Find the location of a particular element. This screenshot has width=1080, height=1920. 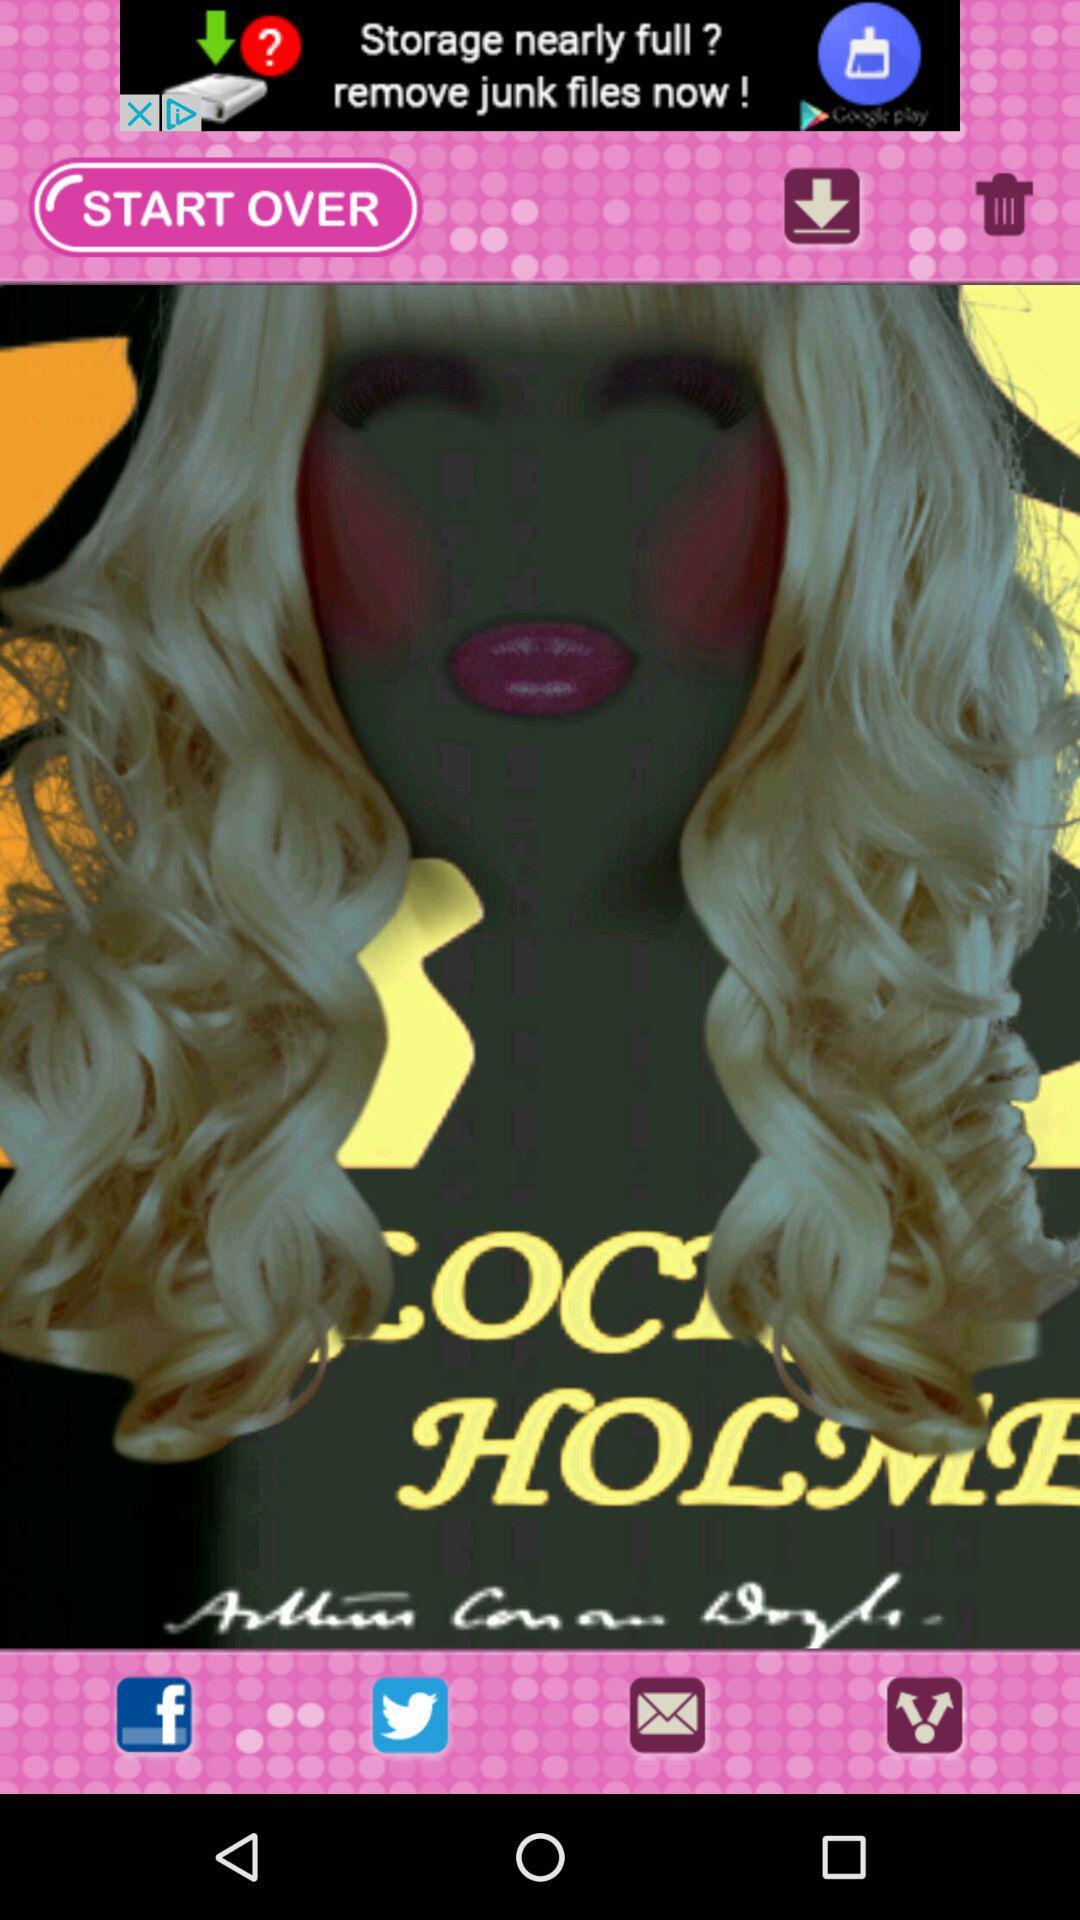

download photo is located at coordinates (821, 212).